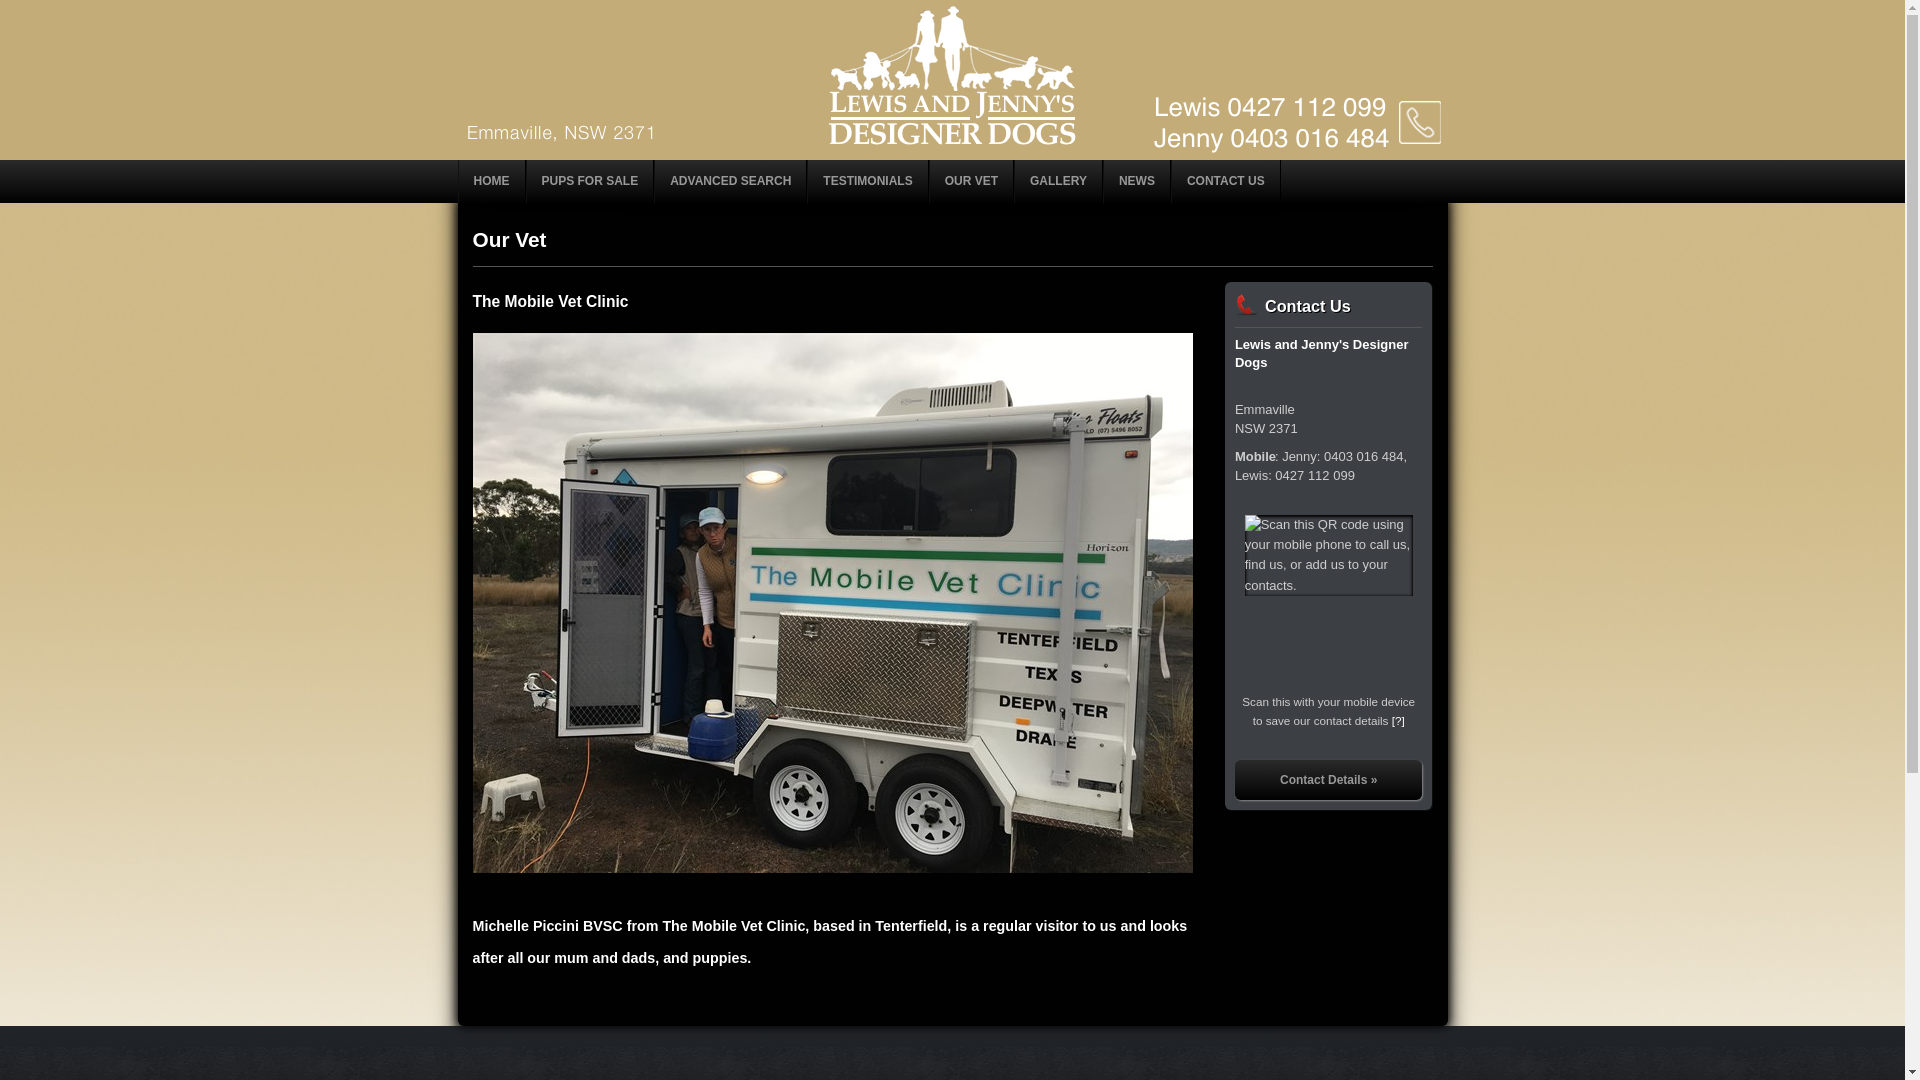 This screenshot has height=1080, width=1920. Describe the element at coordinates (1397, 720) in the screenshot. I see `'[?]'` at that location.